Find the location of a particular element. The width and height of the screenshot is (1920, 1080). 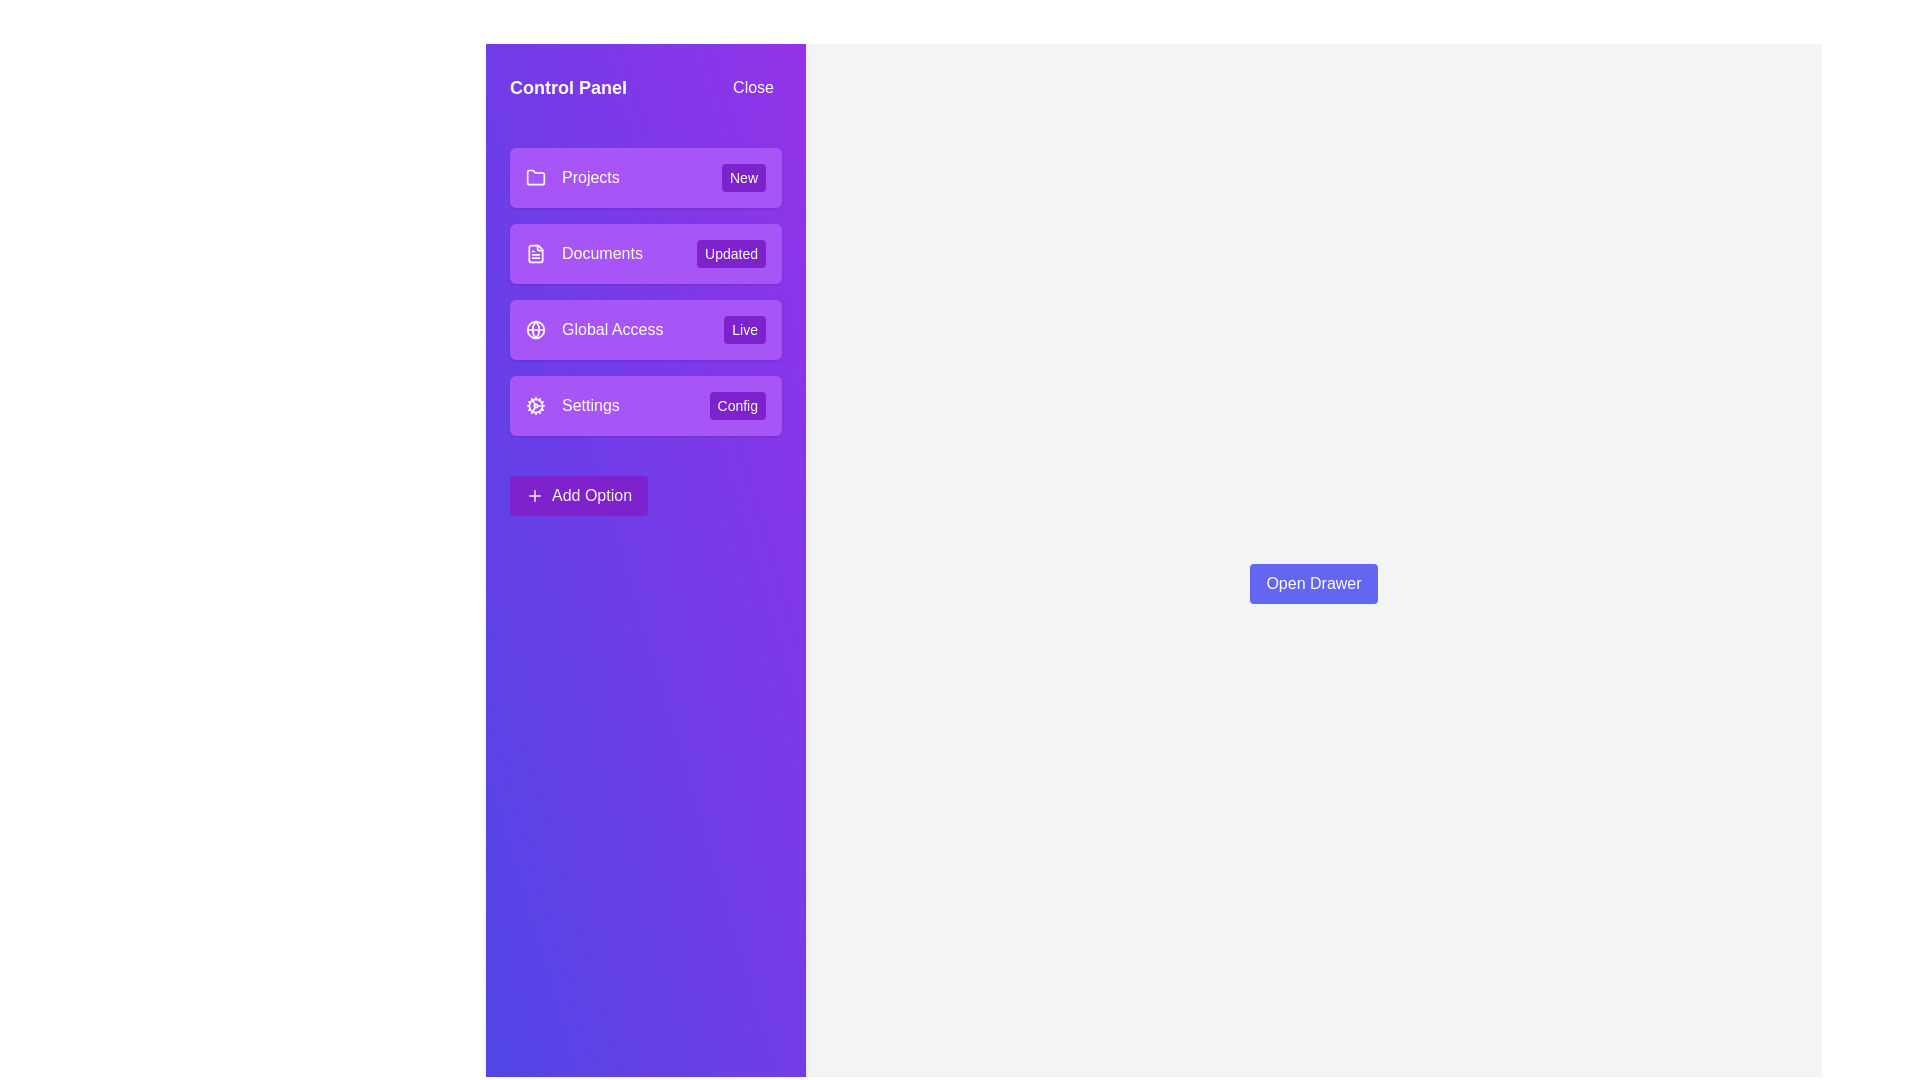

the tag associated with the menu item Settings is located at coordinates (736, 405).